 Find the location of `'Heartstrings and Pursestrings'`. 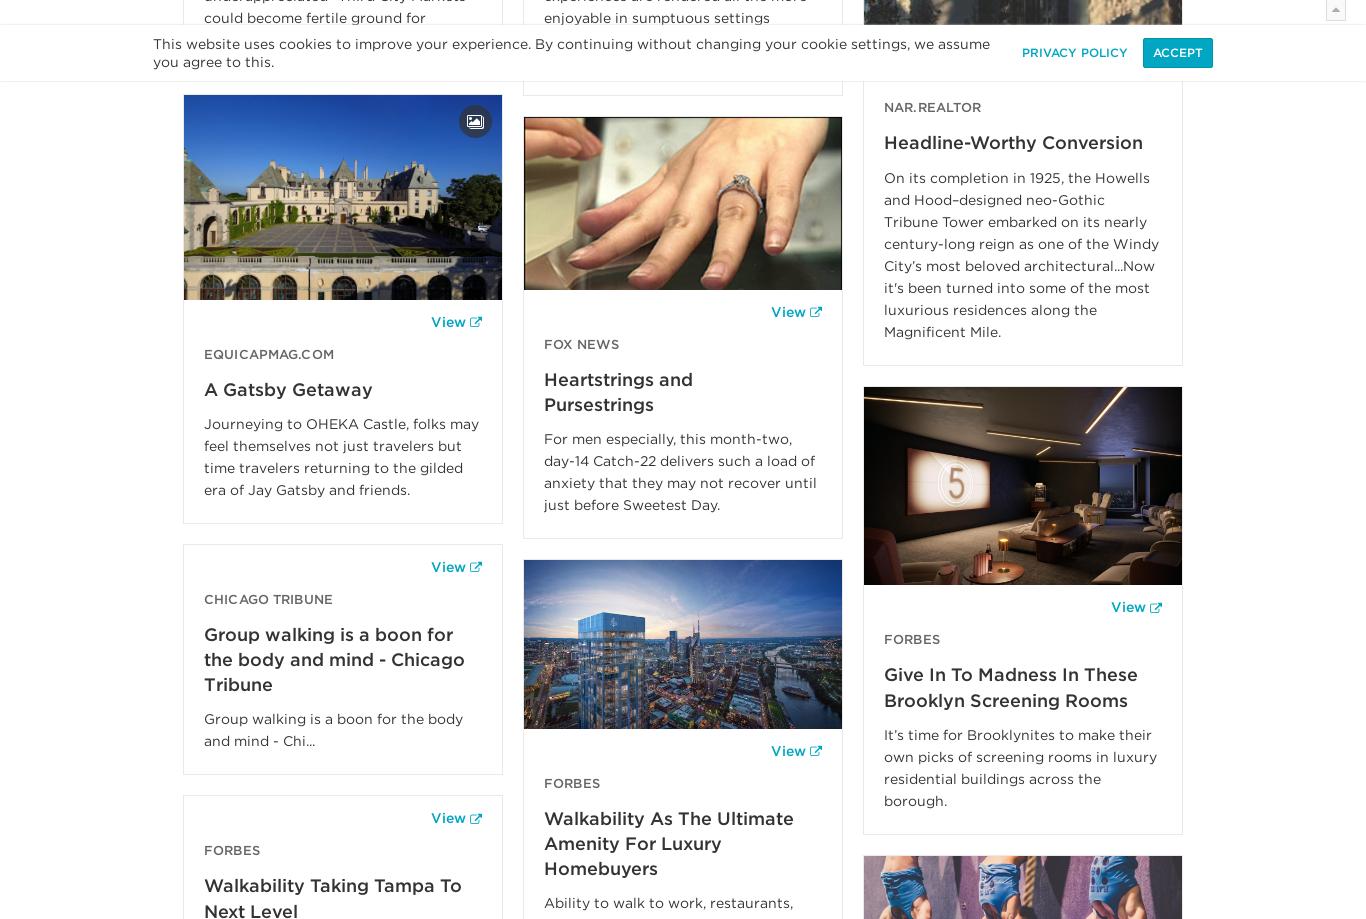

'Heartstrings and Pursestrings' is located at coordinates (617, 391).